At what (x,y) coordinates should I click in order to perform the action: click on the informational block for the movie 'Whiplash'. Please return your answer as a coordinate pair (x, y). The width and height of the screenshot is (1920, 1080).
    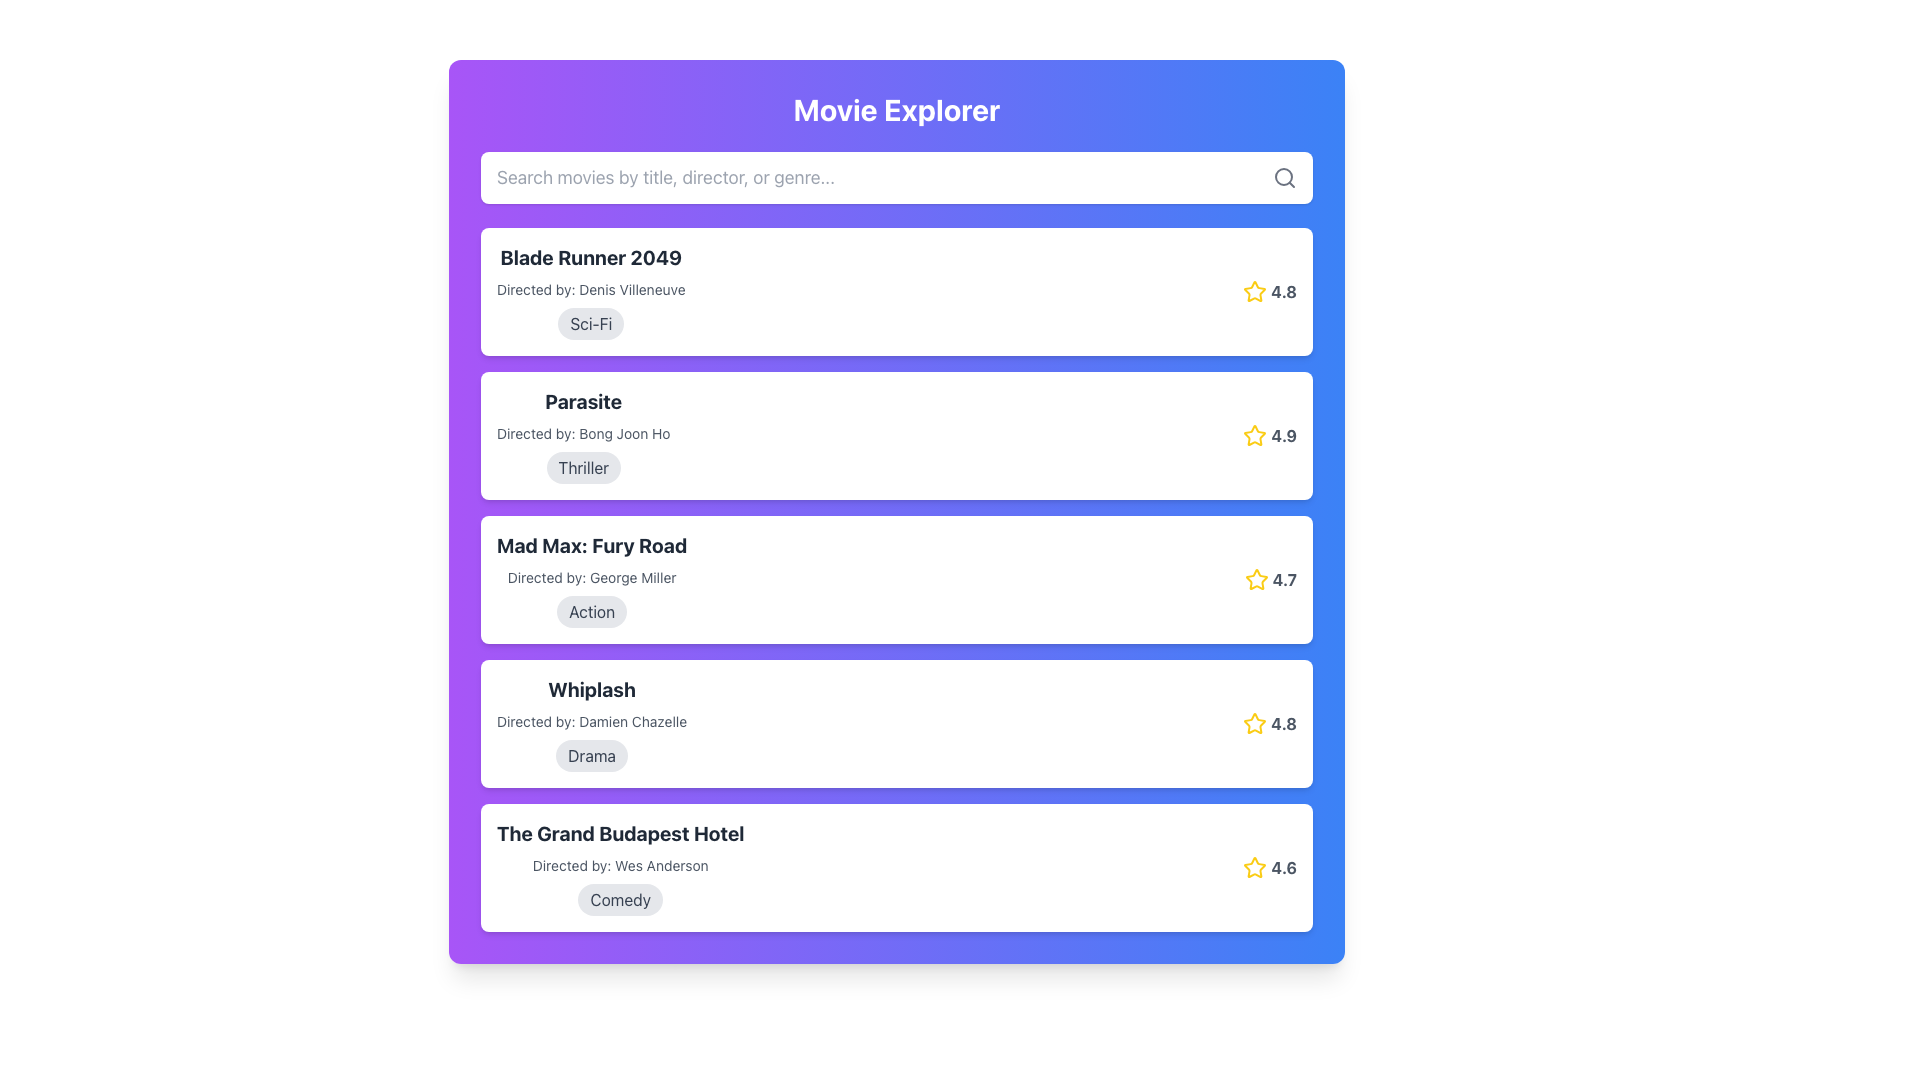
    Looking at the image, I should click on (591, 724).